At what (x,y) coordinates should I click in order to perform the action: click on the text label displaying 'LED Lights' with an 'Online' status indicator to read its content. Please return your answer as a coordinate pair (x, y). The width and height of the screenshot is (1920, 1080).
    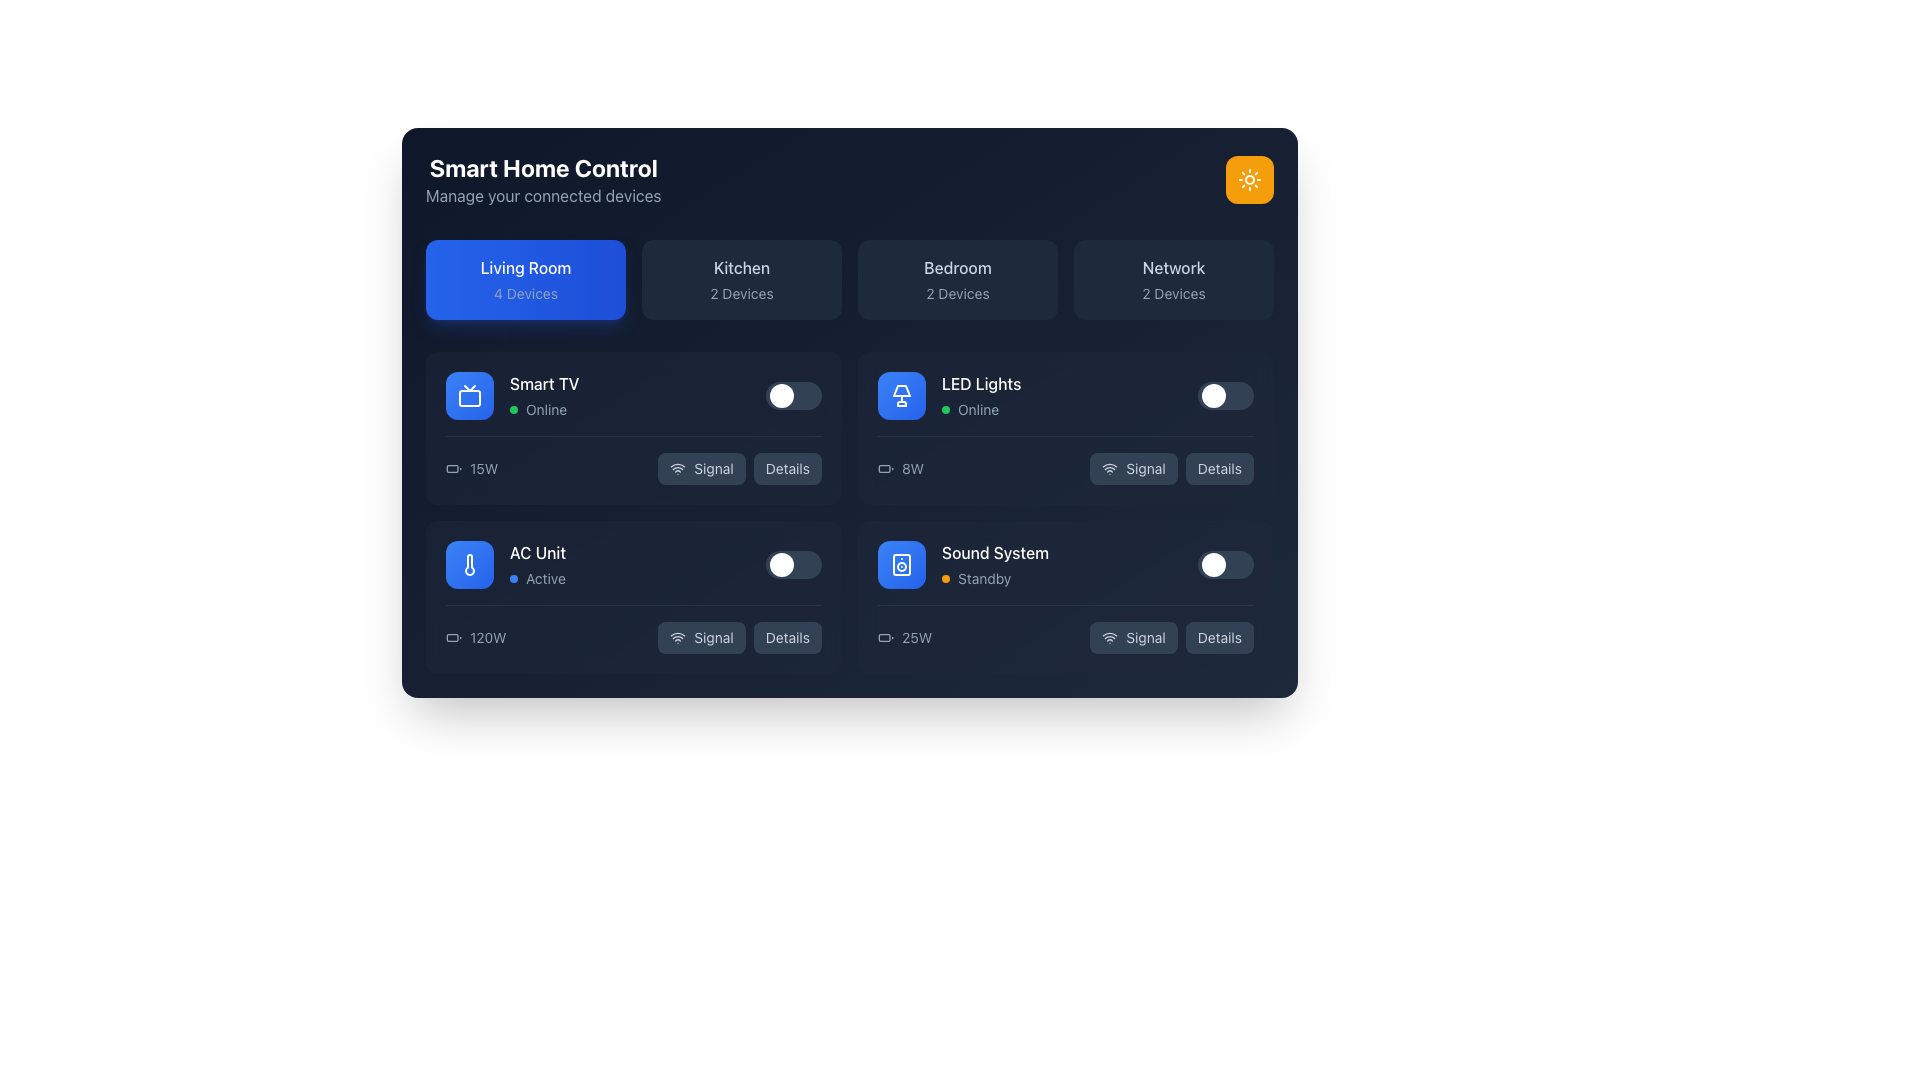
    Looking at the image, I should click on (981, 396).